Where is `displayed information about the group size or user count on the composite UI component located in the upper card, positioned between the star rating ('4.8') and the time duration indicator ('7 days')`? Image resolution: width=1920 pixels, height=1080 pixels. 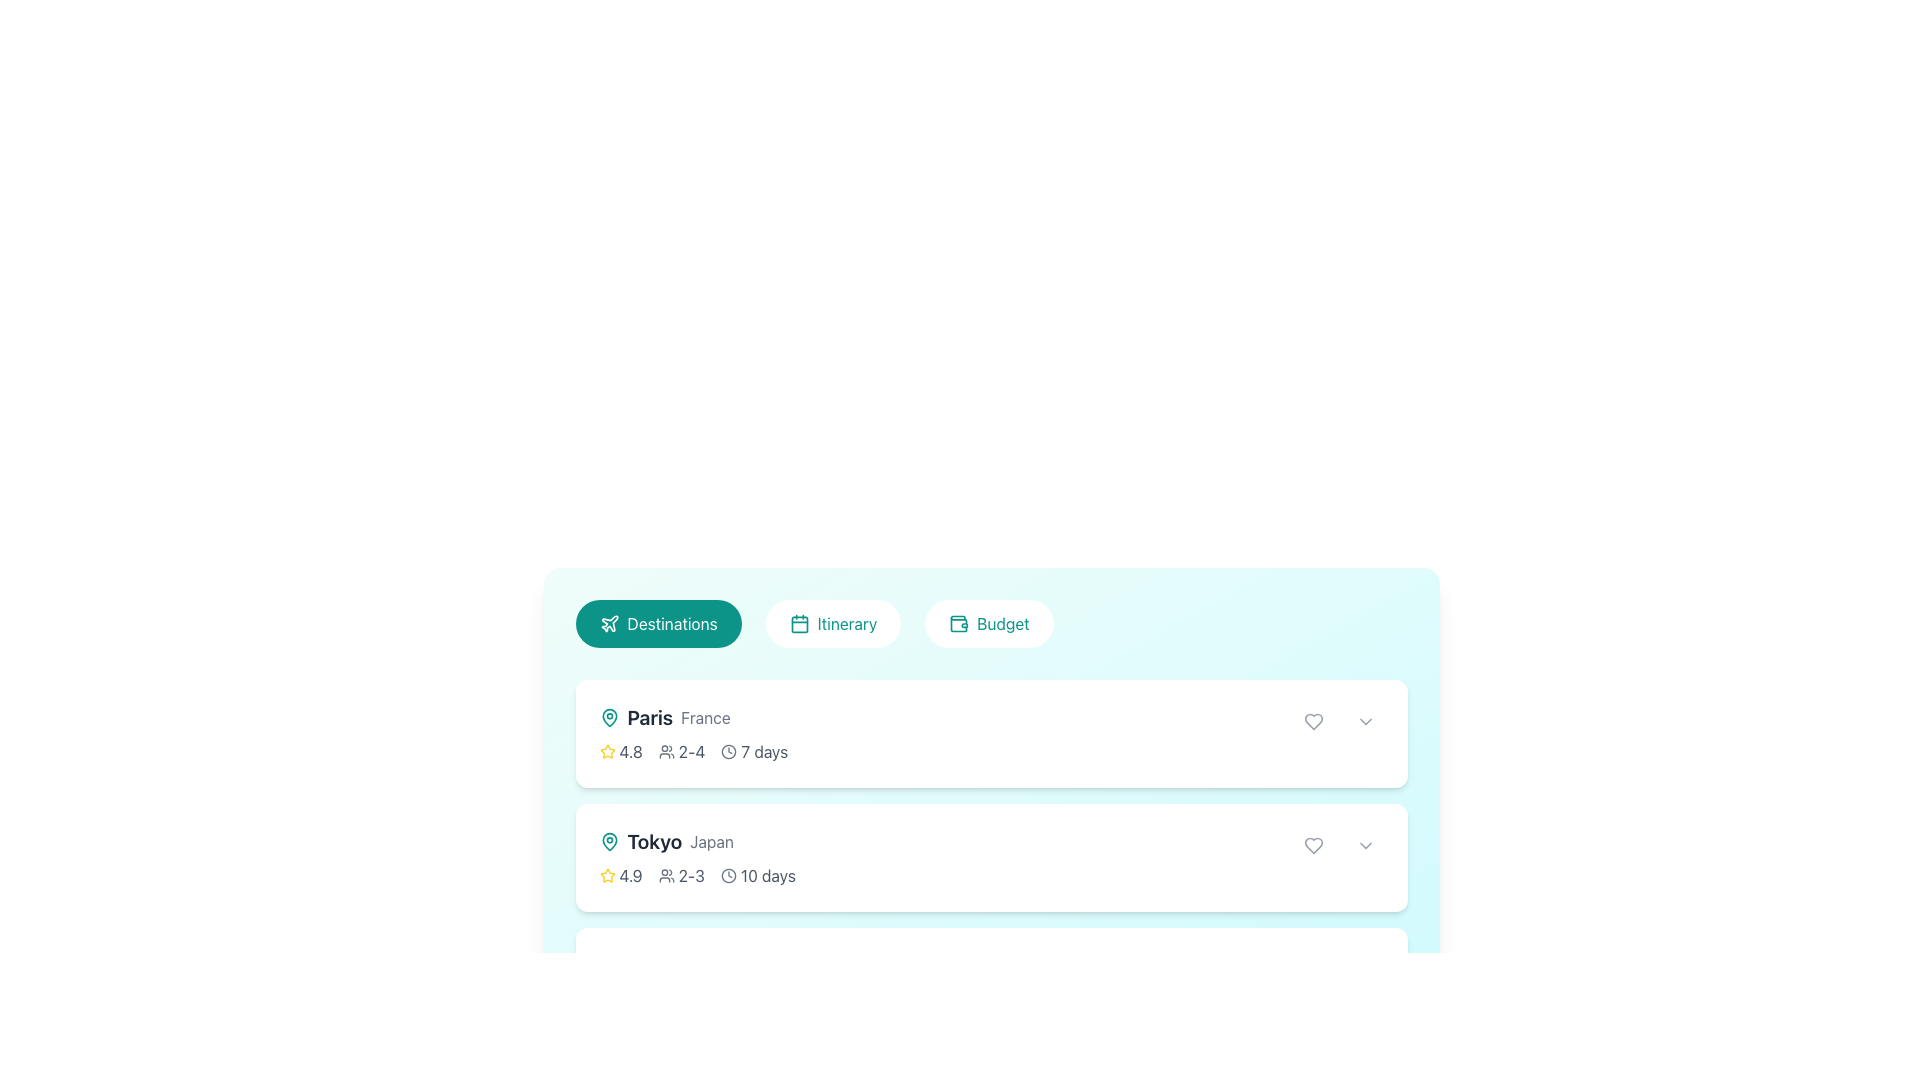
displayed information about the group size or user count on the composite UI component located in the upper card, positioned between the star rating ('4.8') and the time duration indicator ('7 days') is located at coordinates (681, 752).